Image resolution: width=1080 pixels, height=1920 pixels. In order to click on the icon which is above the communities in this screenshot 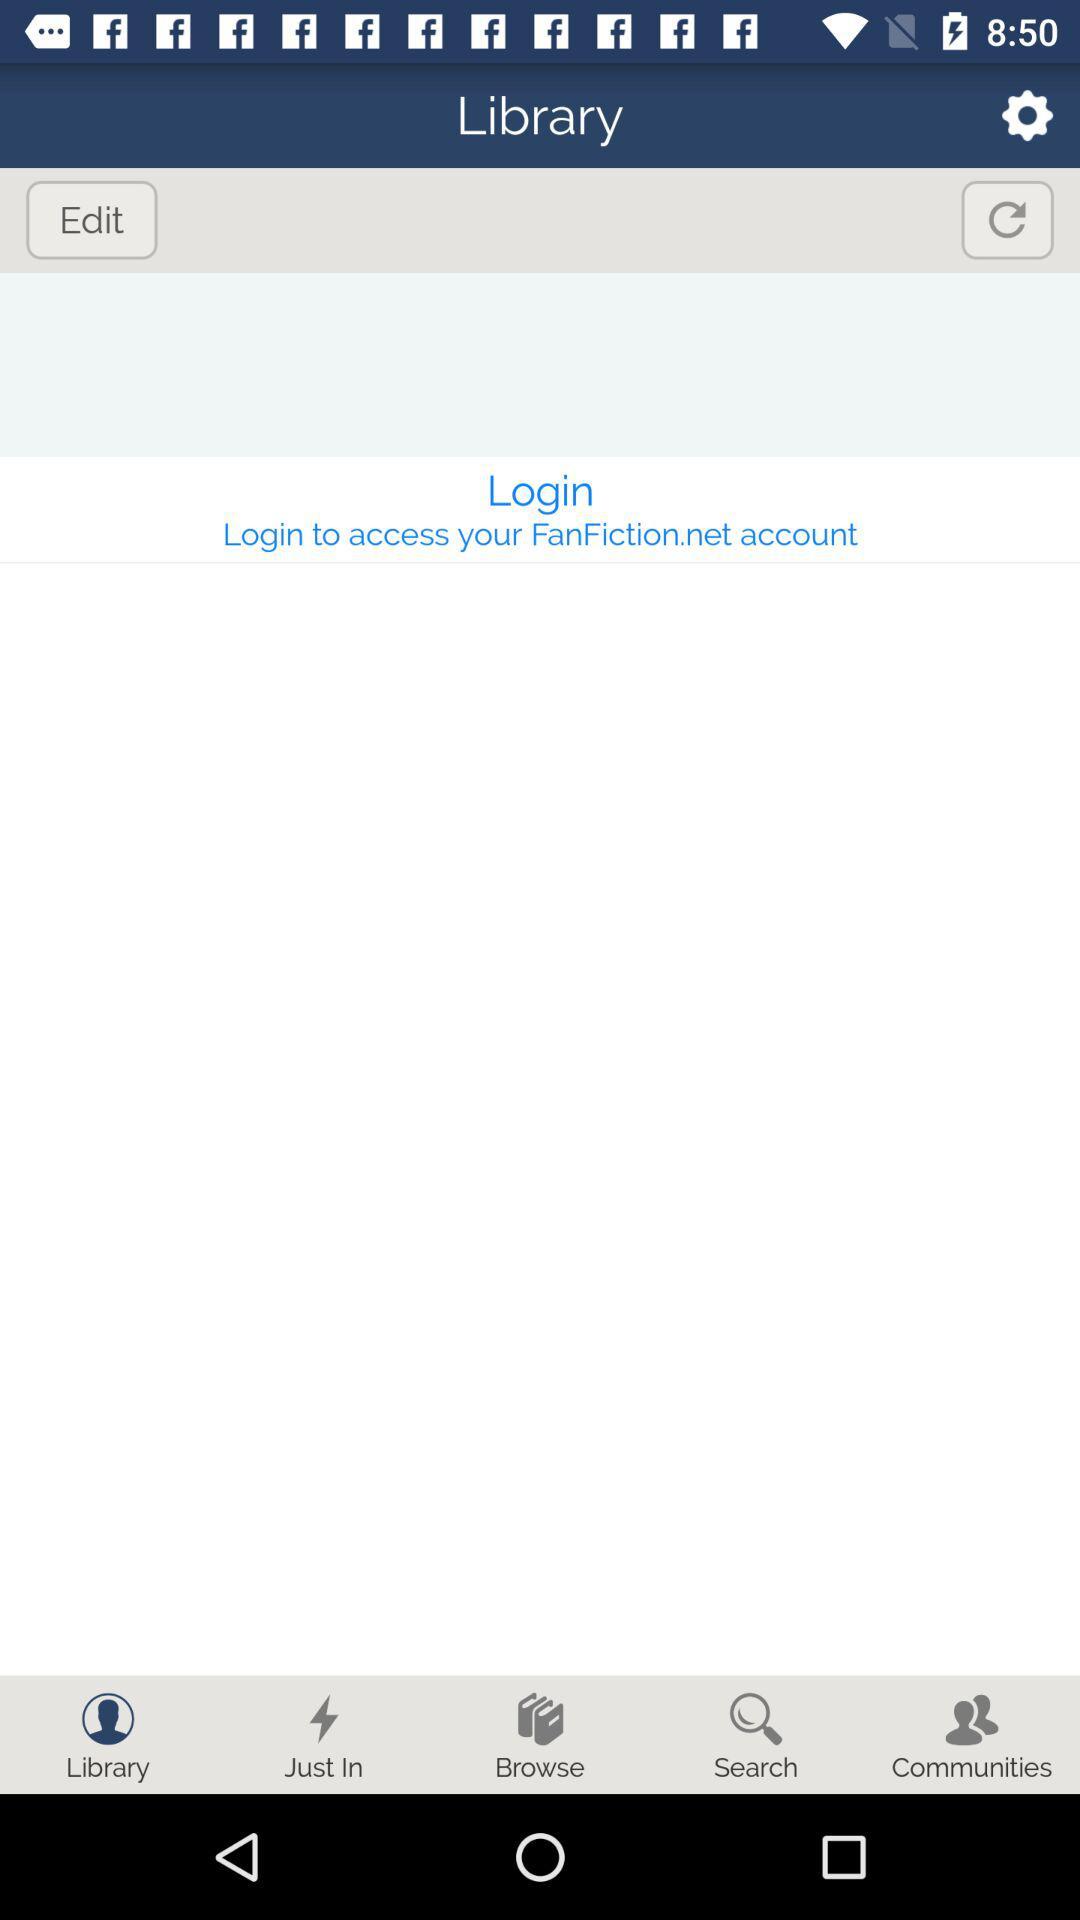, I will do `click(971, 1717)`.